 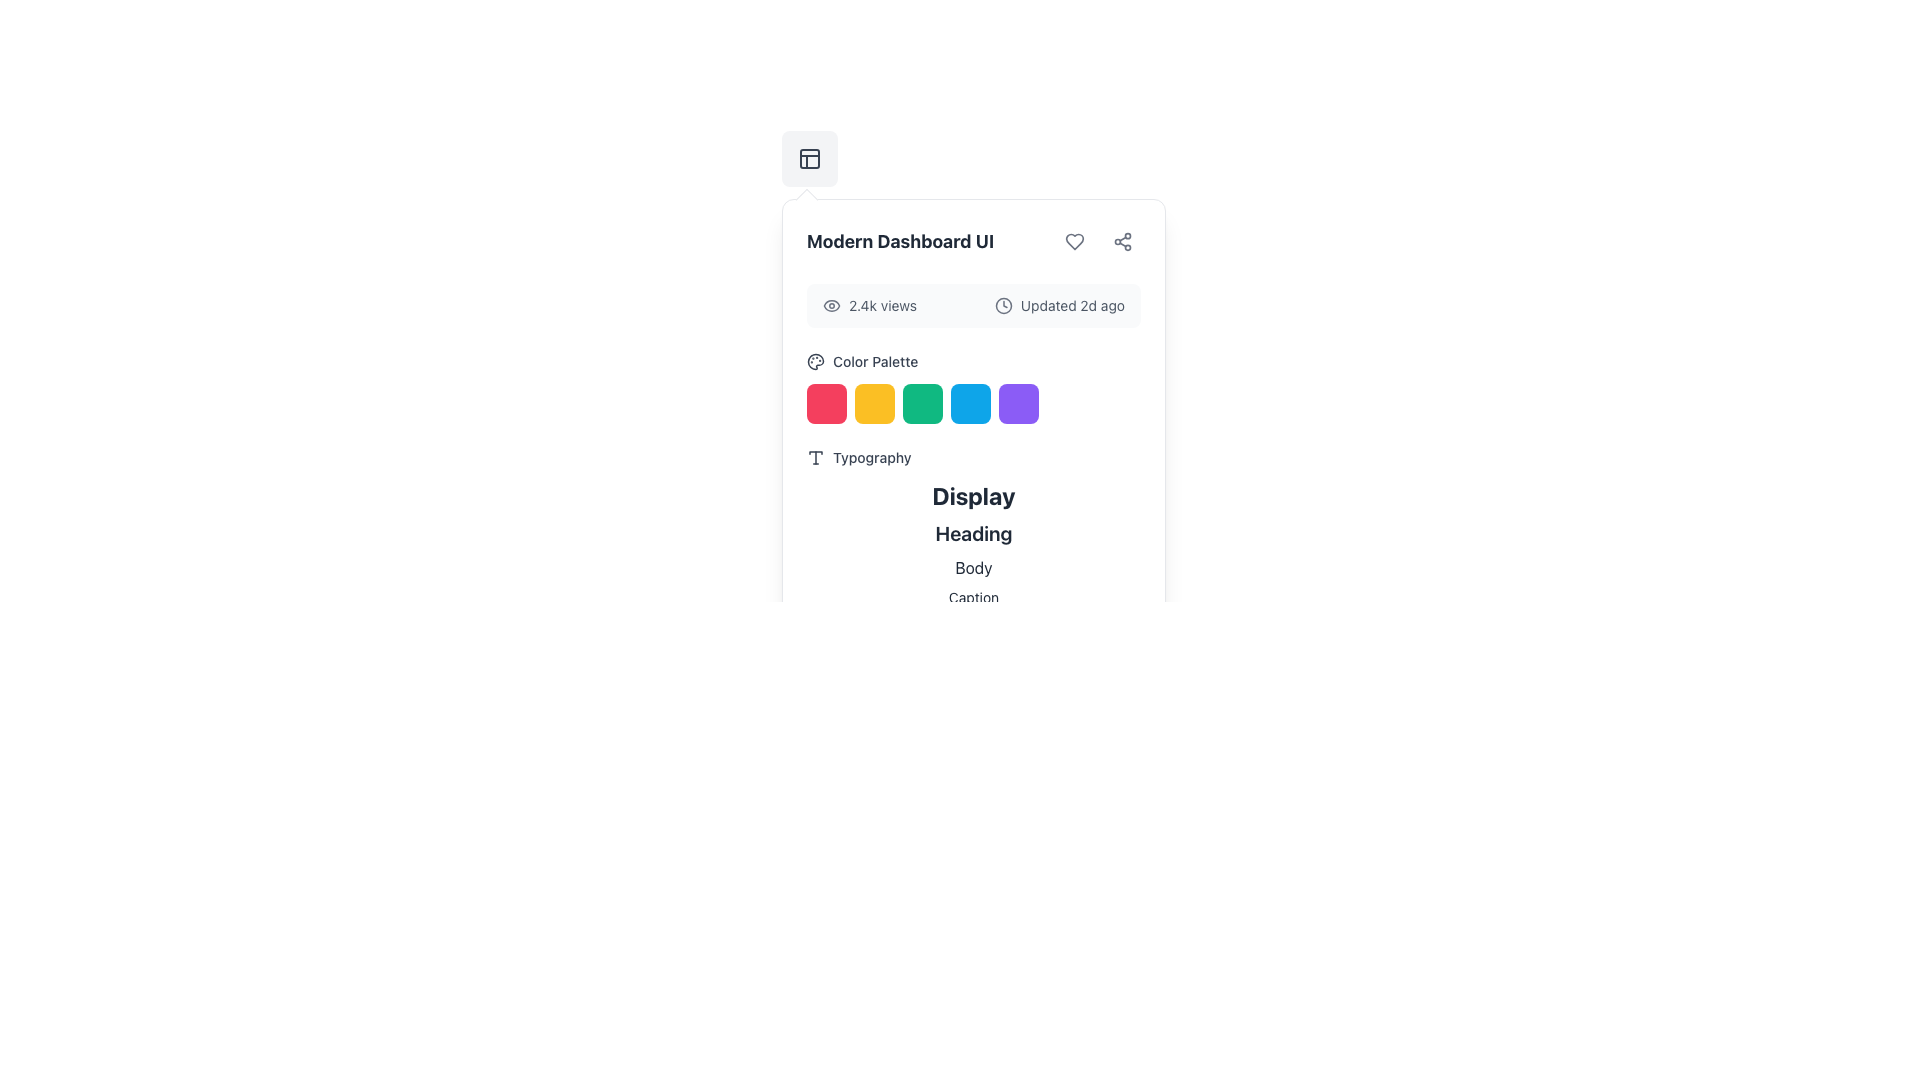 I want to click on the small rectangular shape with rounded corners located inside the segmented panel layout icon in the top-left corner of the user interface, so click(x=810, y=157).